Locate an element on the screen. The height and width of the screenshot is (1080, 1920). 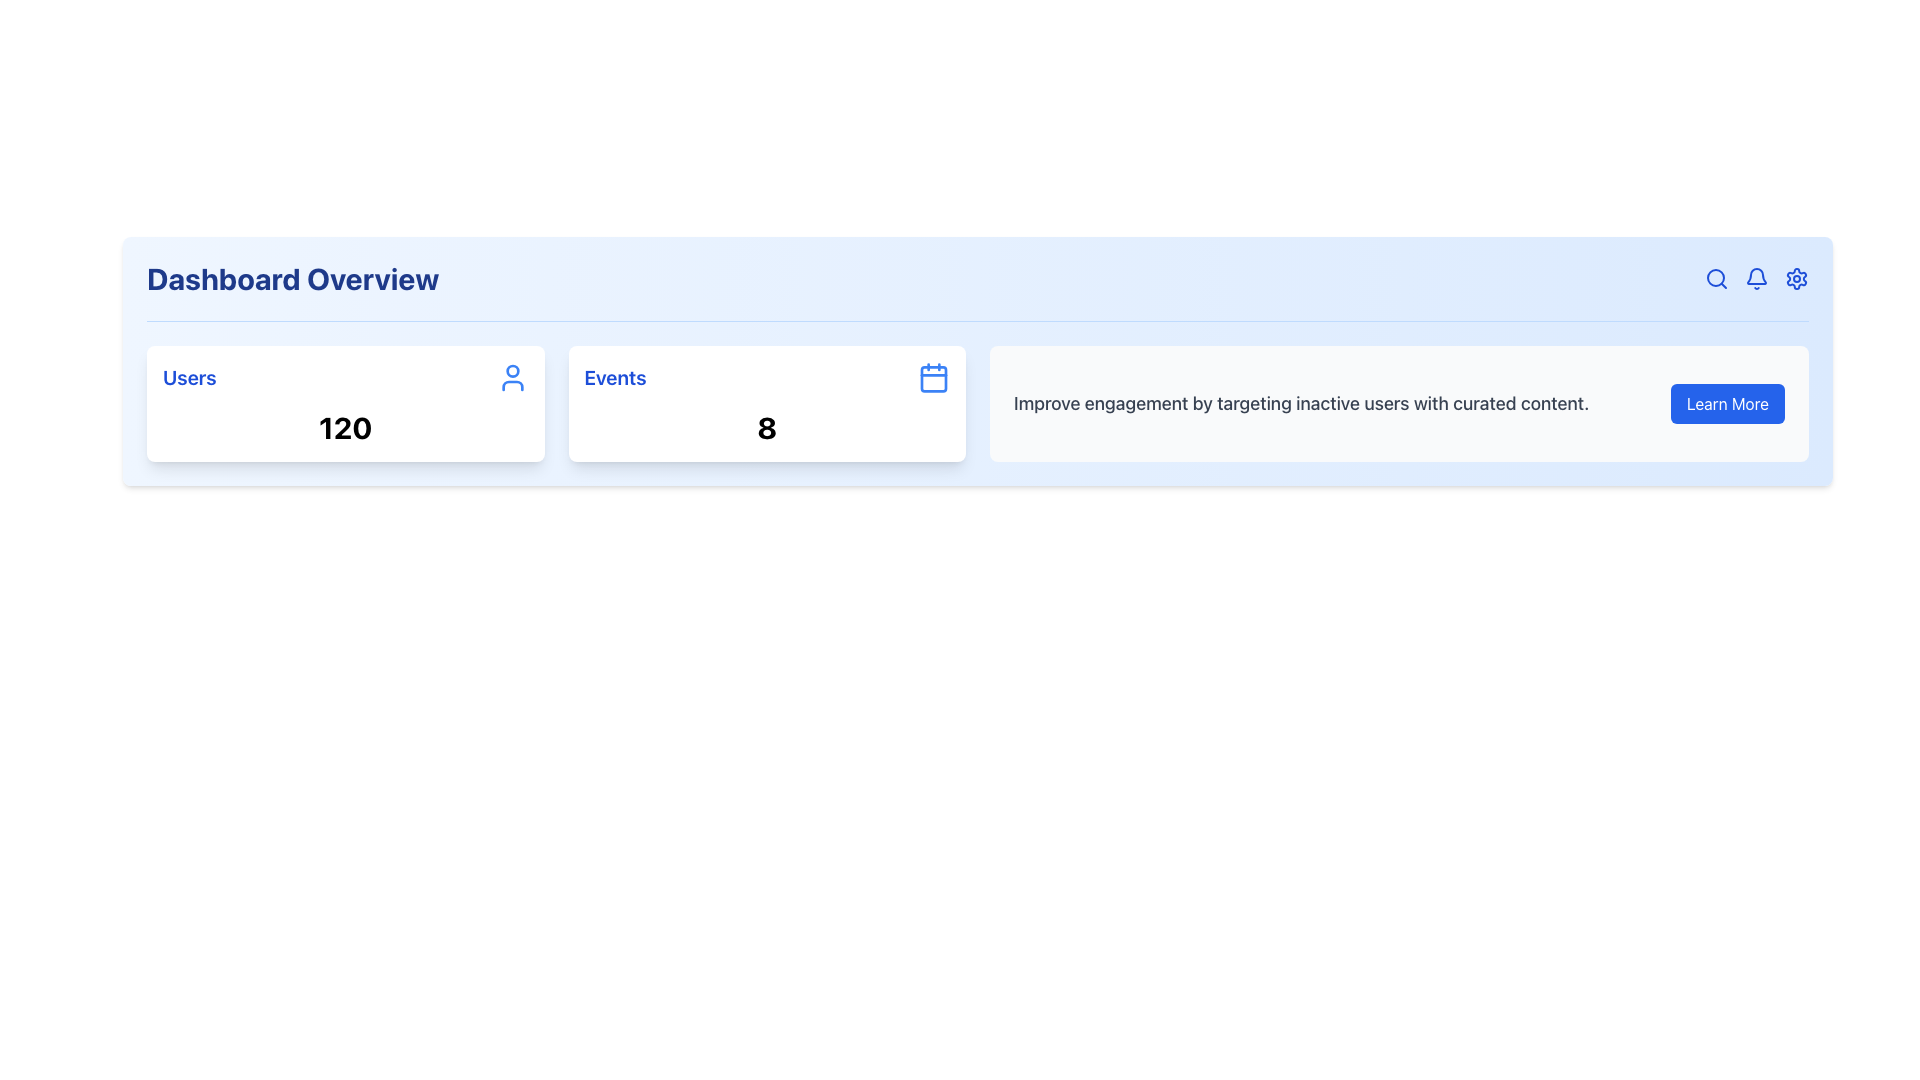
text from the 'Dashboard Overview' text label, which is displayed in large, bold, deep blue font in the upper-left side of the header area is located at coordinates (292, 278).